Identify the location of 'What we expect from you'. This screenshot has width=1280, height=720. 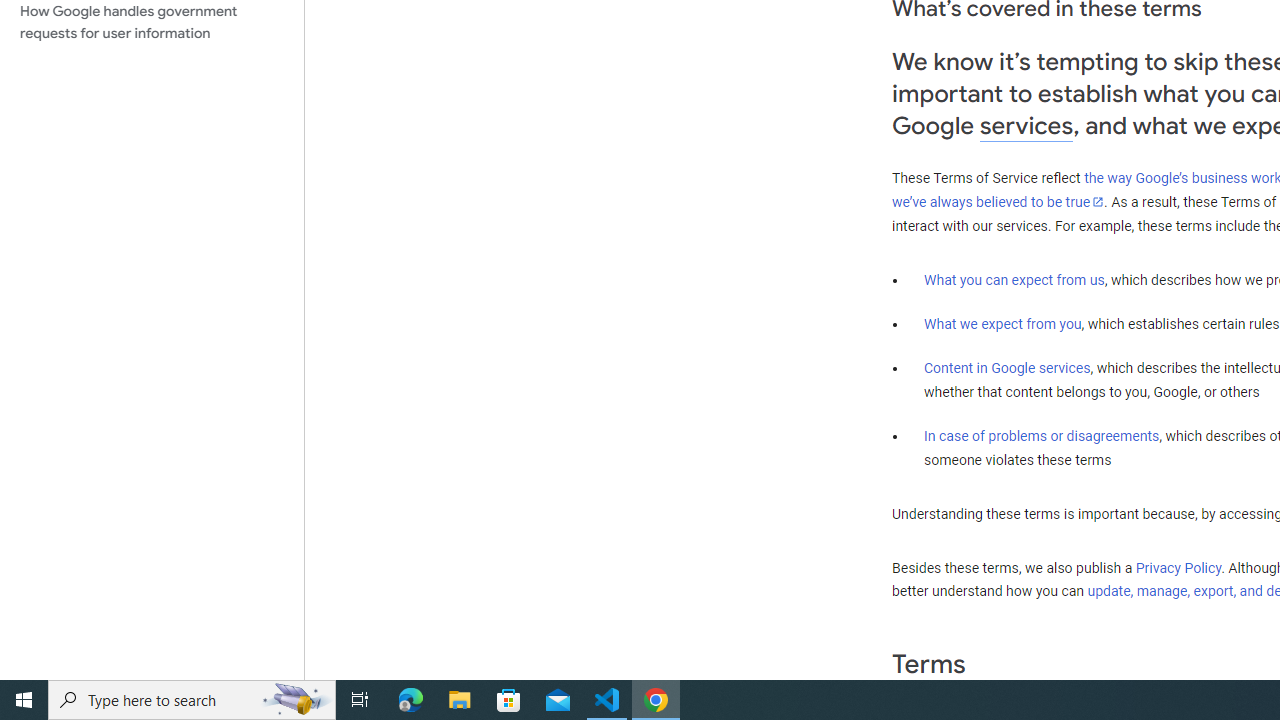
(1002, 323).